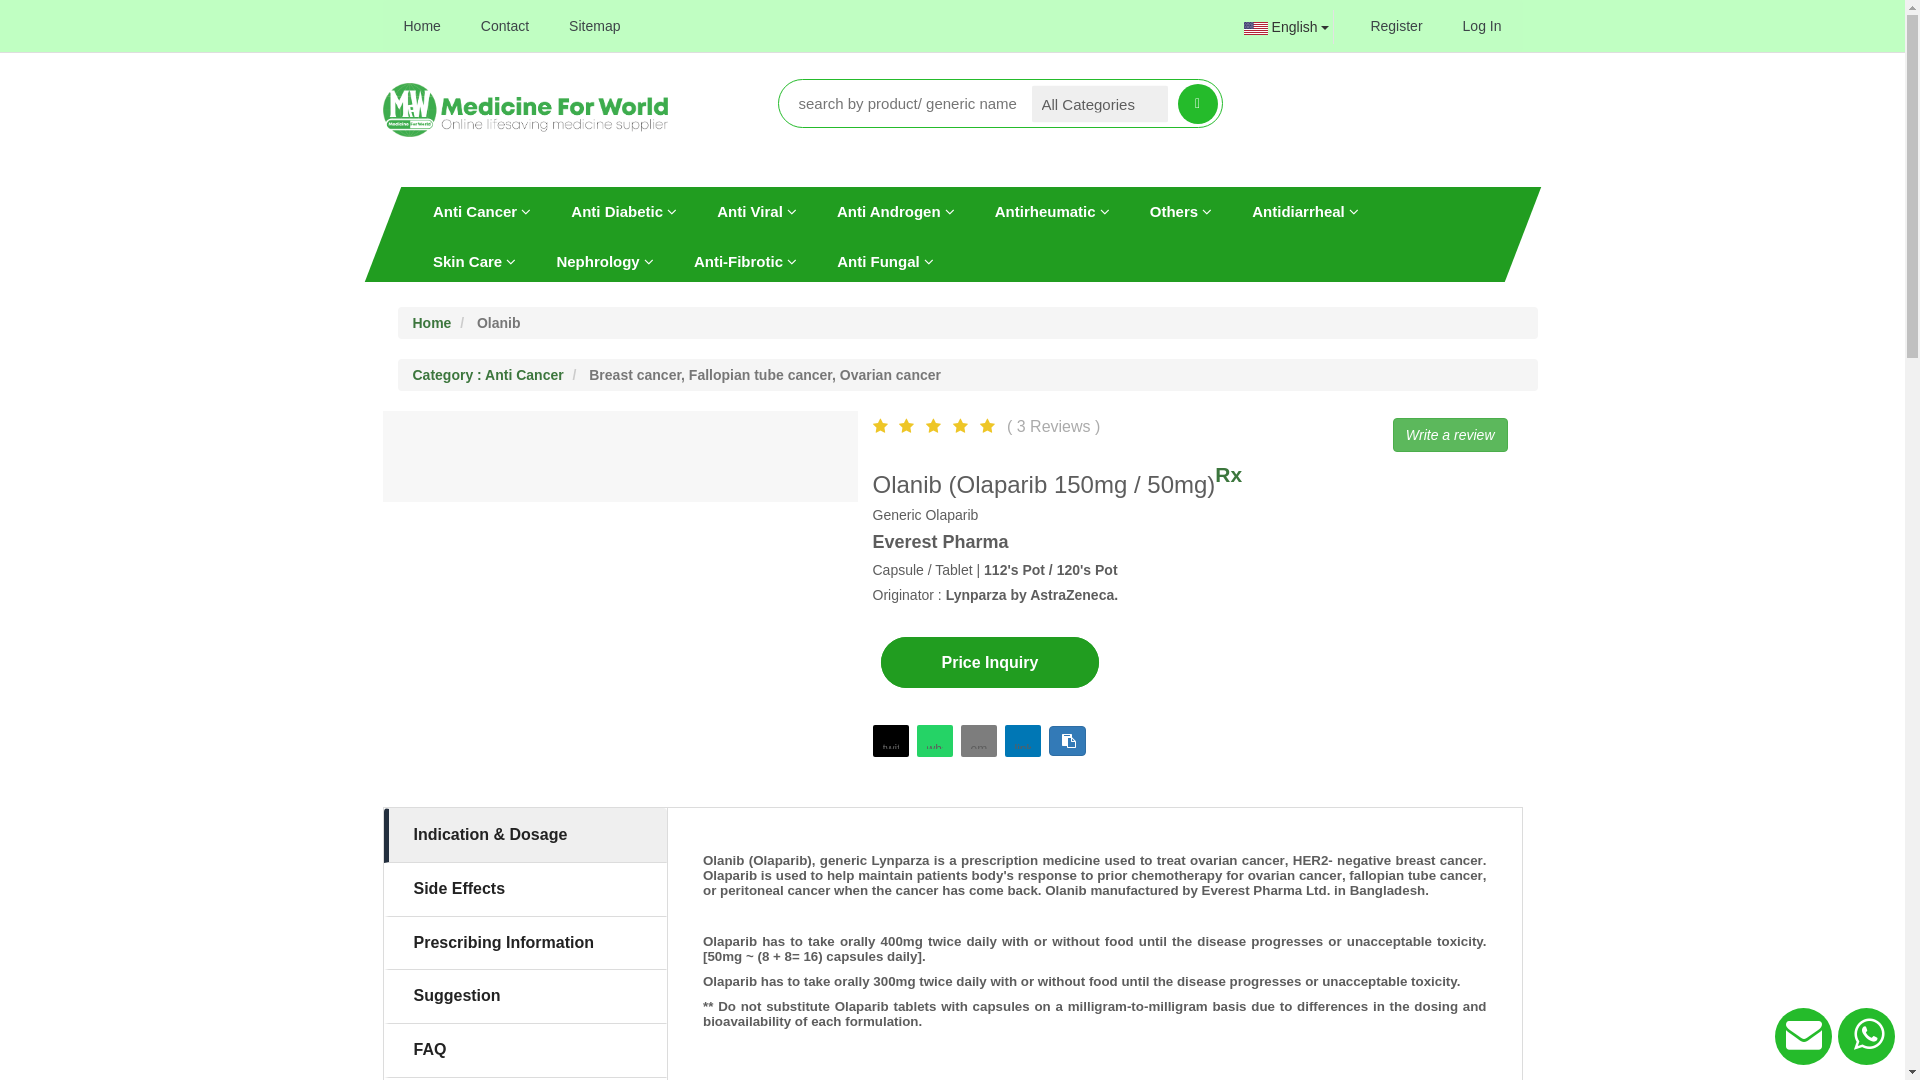 The width and height of the screenshot is (1920, 1080). I want to click on 'peritoneal cancer', so click(773, 889).